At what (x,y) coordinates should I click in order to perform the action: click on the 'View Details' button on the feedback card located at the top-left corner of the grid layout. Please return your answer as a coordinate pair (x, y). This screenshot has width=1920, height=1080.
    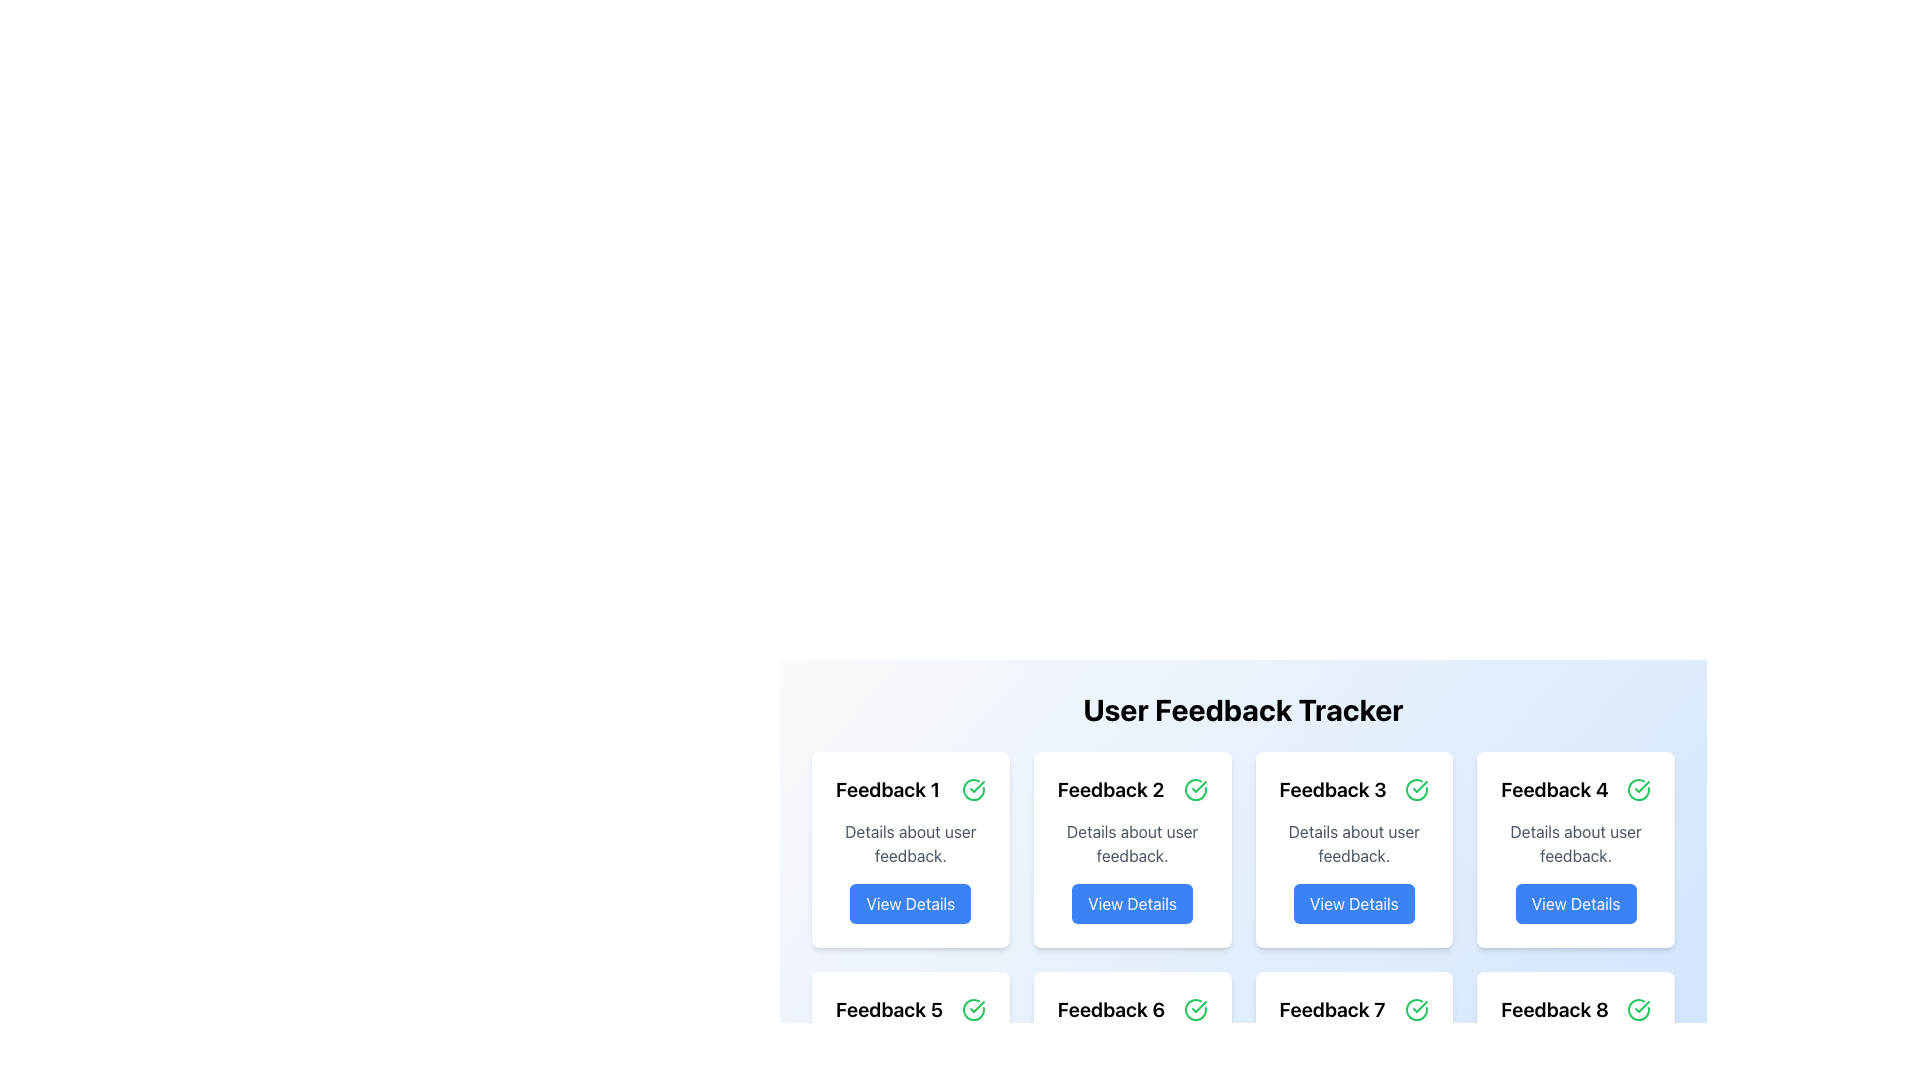
    Looking at the image, I should click on (909, 849).